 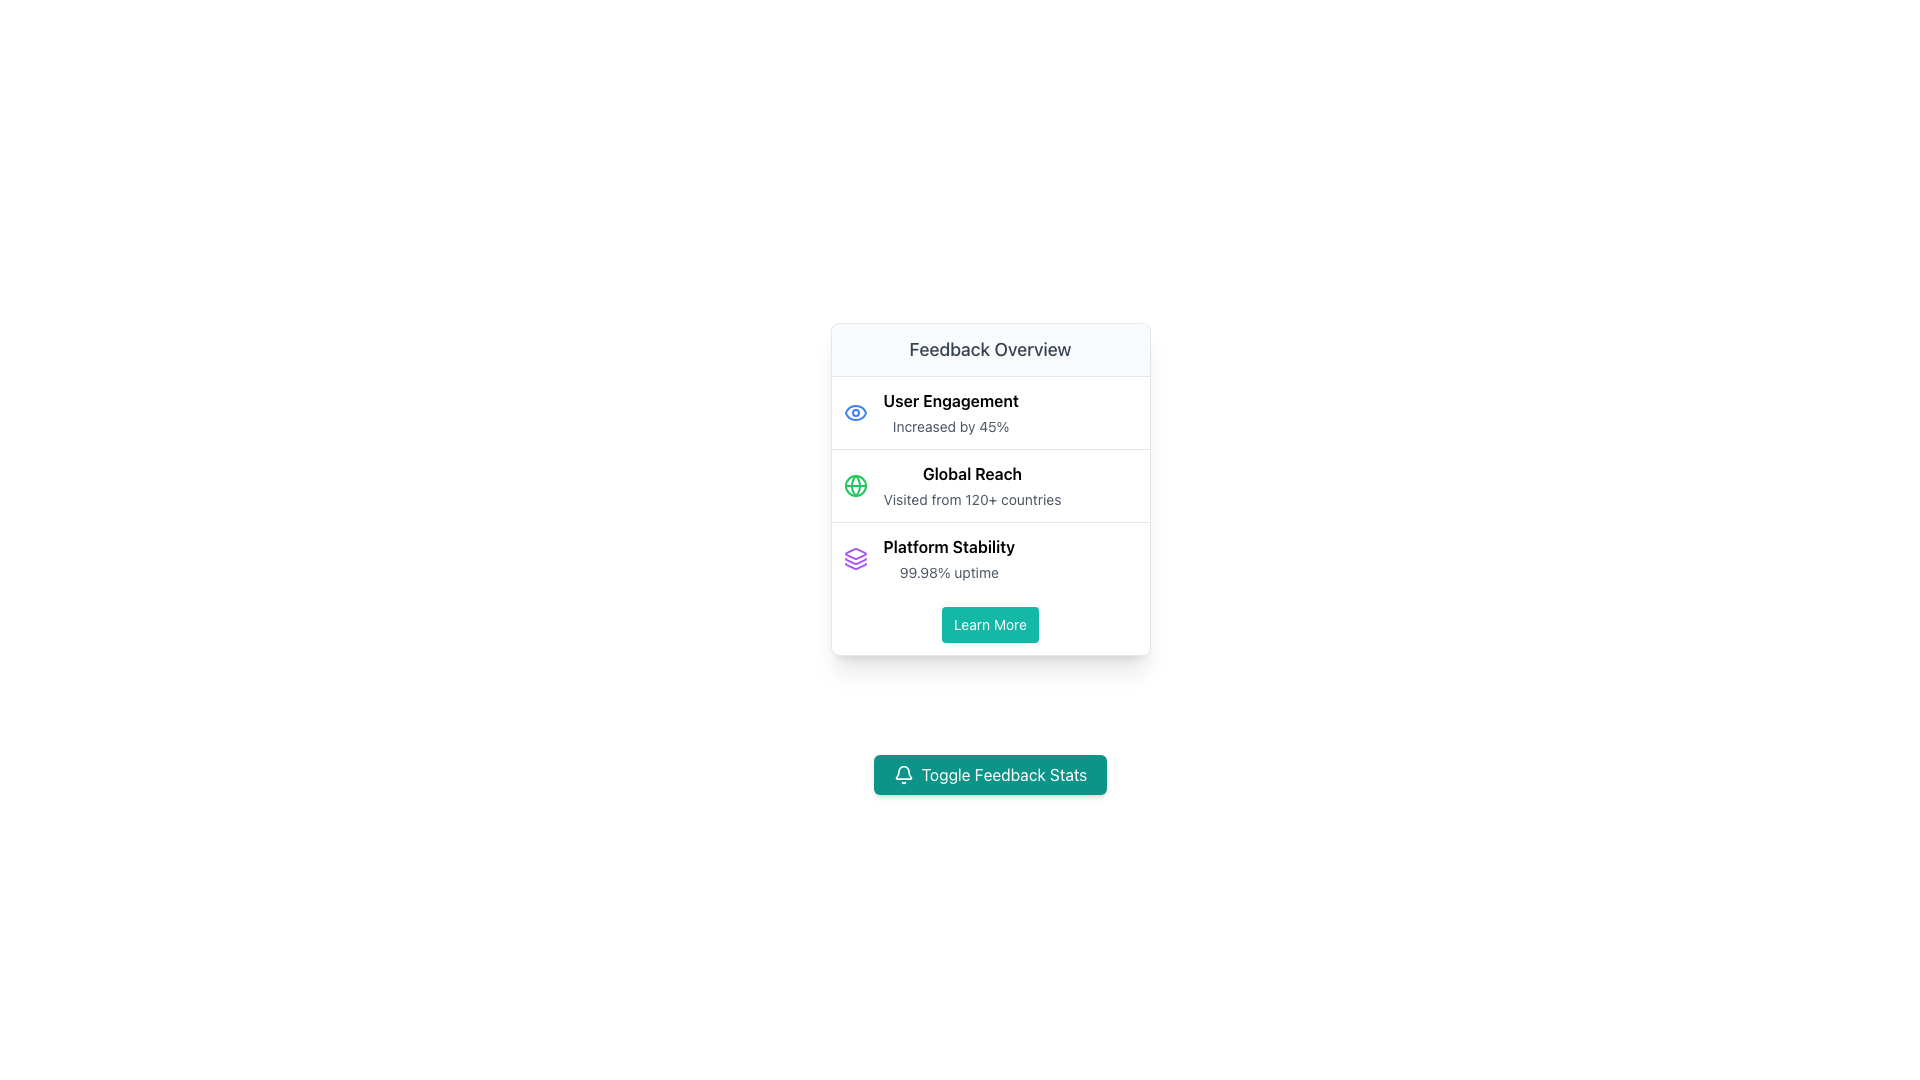 I want to click on the textual information block that provides operational stability details, located in the 'Feedback Overview' card, directly below 'Global Reach' and above the 'Learn More' button, so click(x=948, y=559).